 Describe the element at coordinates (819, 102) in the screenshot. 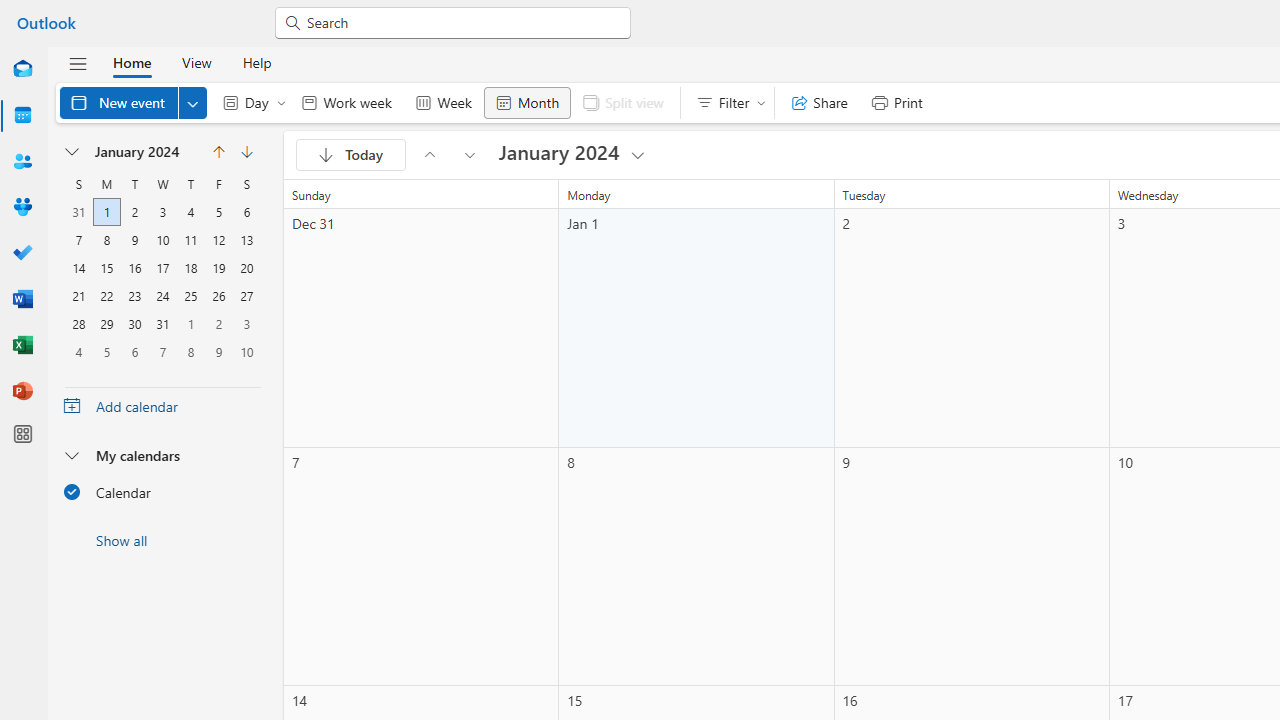

I see `'Share'` at that location.